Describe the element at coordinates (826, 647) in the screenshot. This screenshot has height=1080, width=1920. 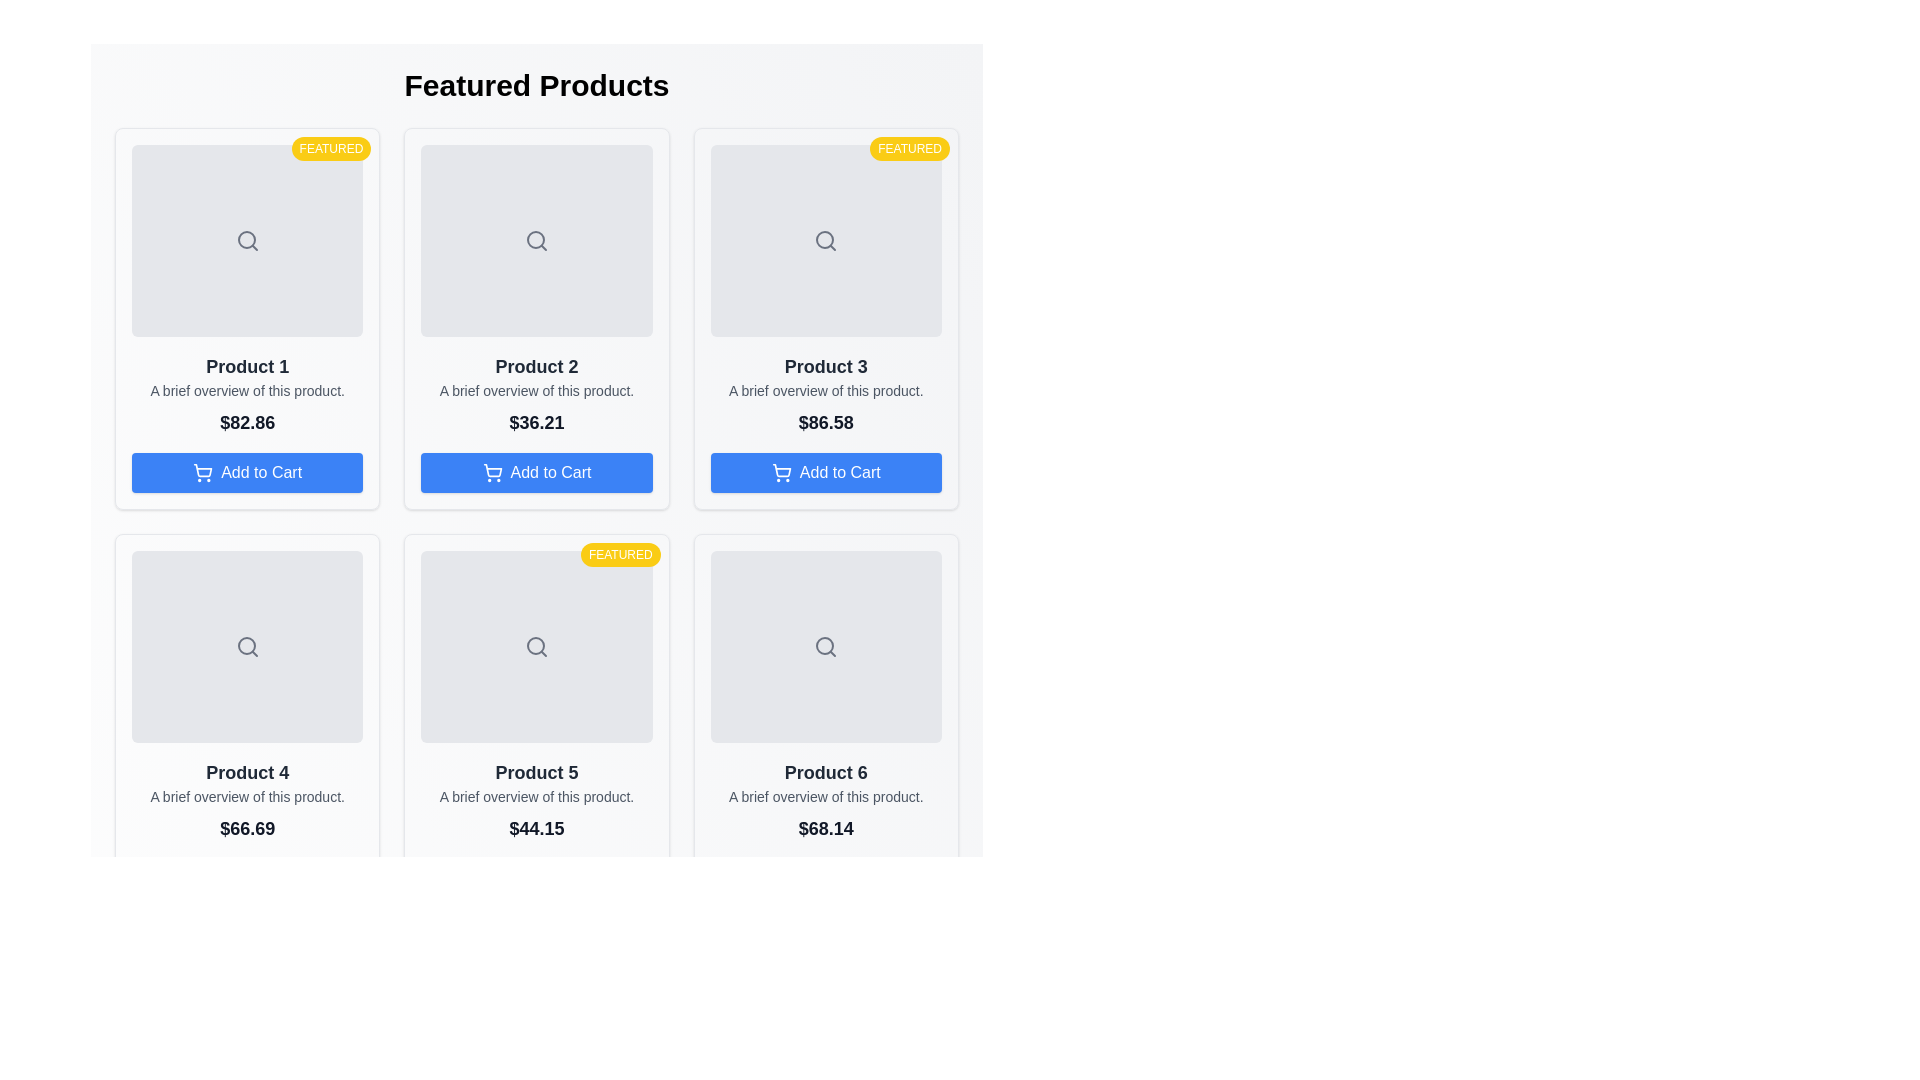
I see `the magnifying glass icon located in the sixth product card of the second row, which is centered within a light gray background box` at that location.